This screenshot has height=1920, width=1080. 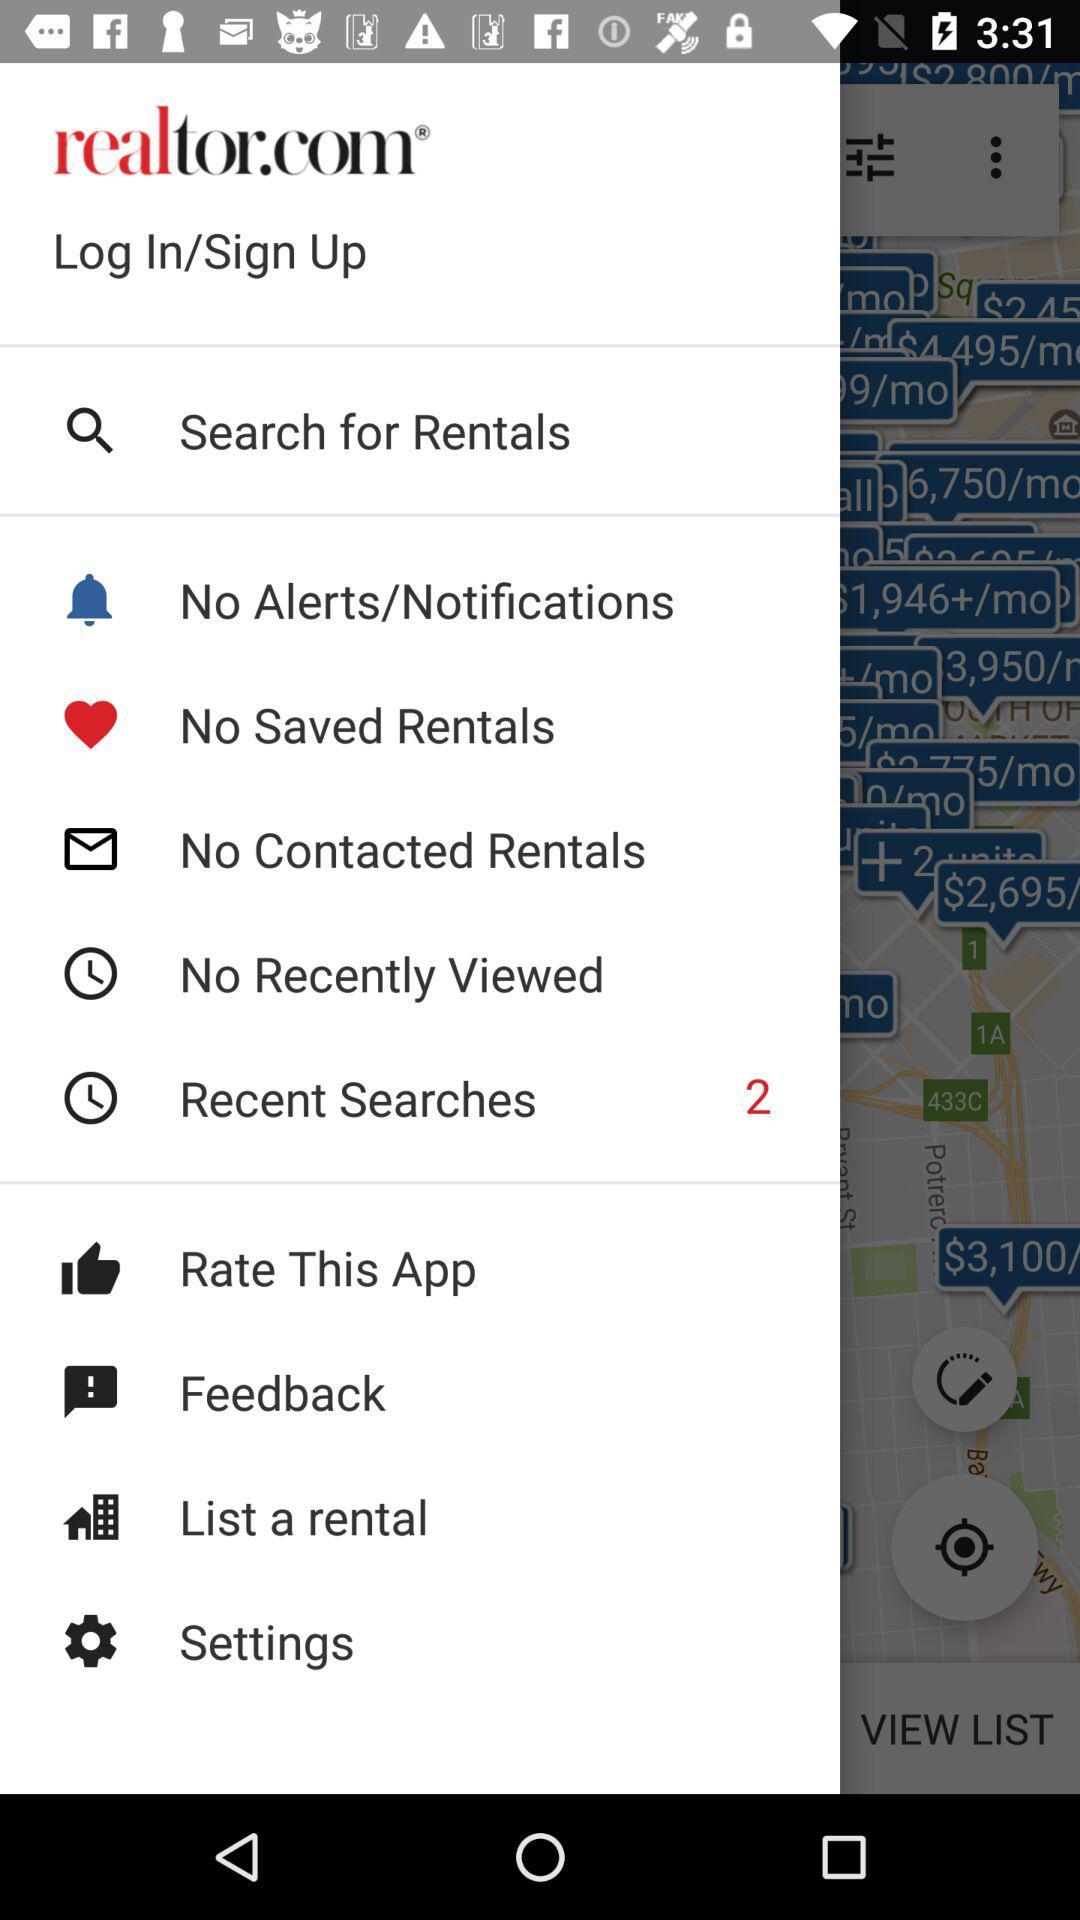 I want to click on the location_crosshair icon, so click(x=963, y=1546).